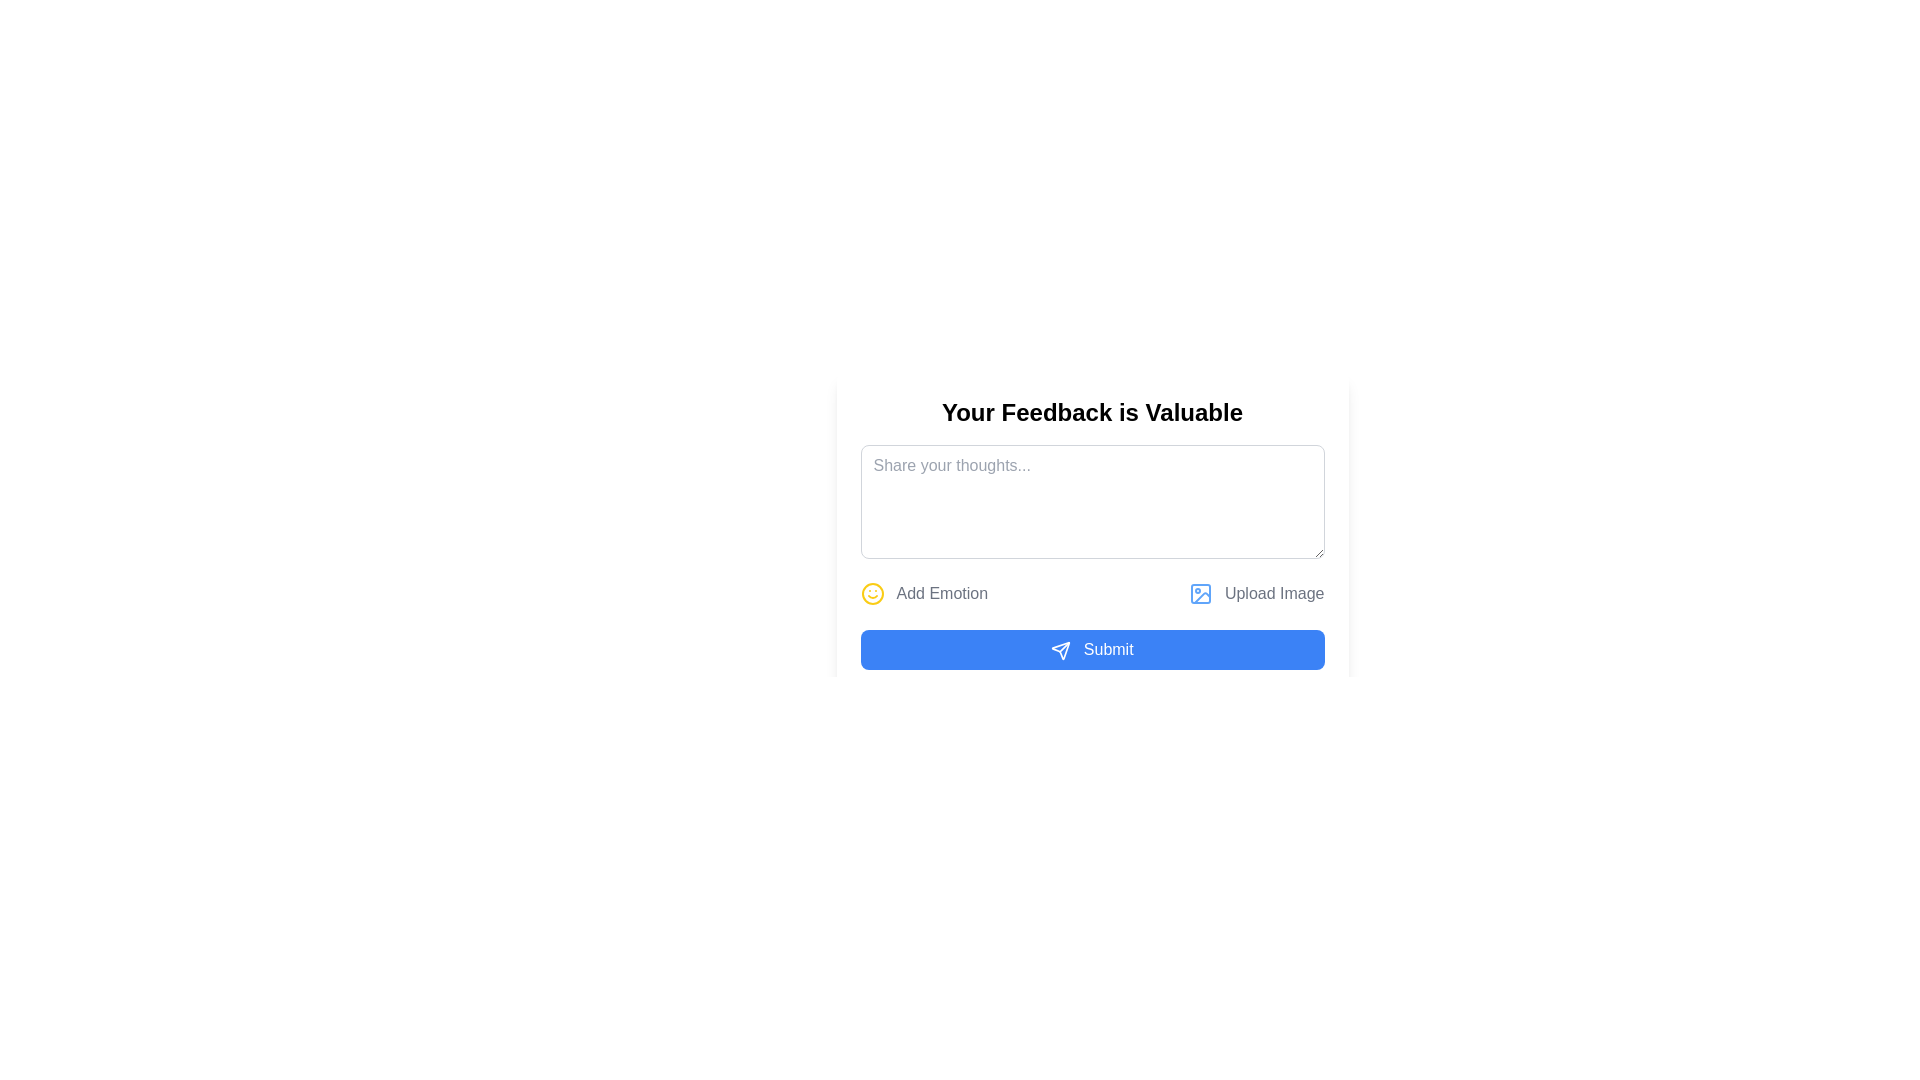 This screenshot has width=1920, height=1080. I want to click on the image upload button located towards the bottom right of the user interface to upload an image, so click(1255, 593).